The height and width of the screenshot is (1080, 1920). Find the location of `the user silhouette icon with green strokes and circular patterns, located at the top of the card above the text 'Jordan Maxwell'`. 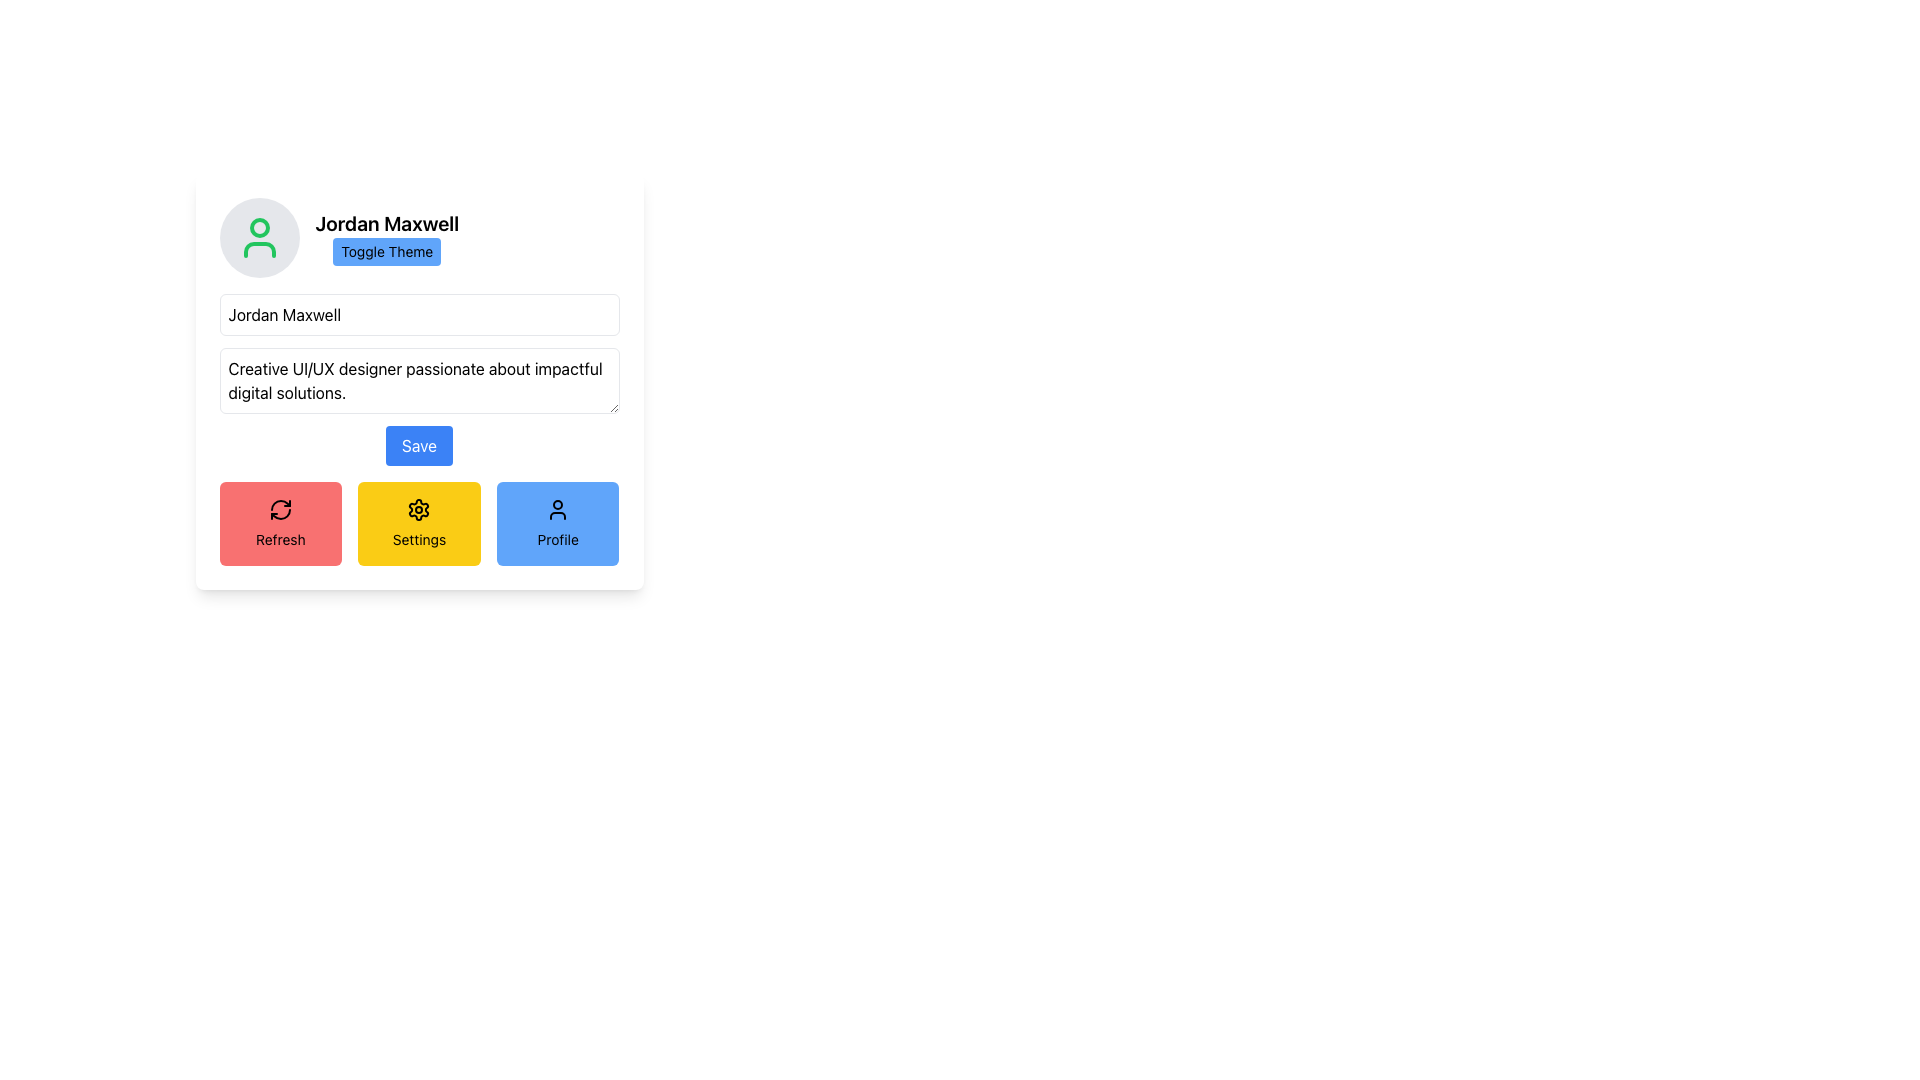

the user silhouette icon with green strokes and circular patterns, located at the top of the card above the text 'Jordan Maxwell' is located at coordinates (258, 237).